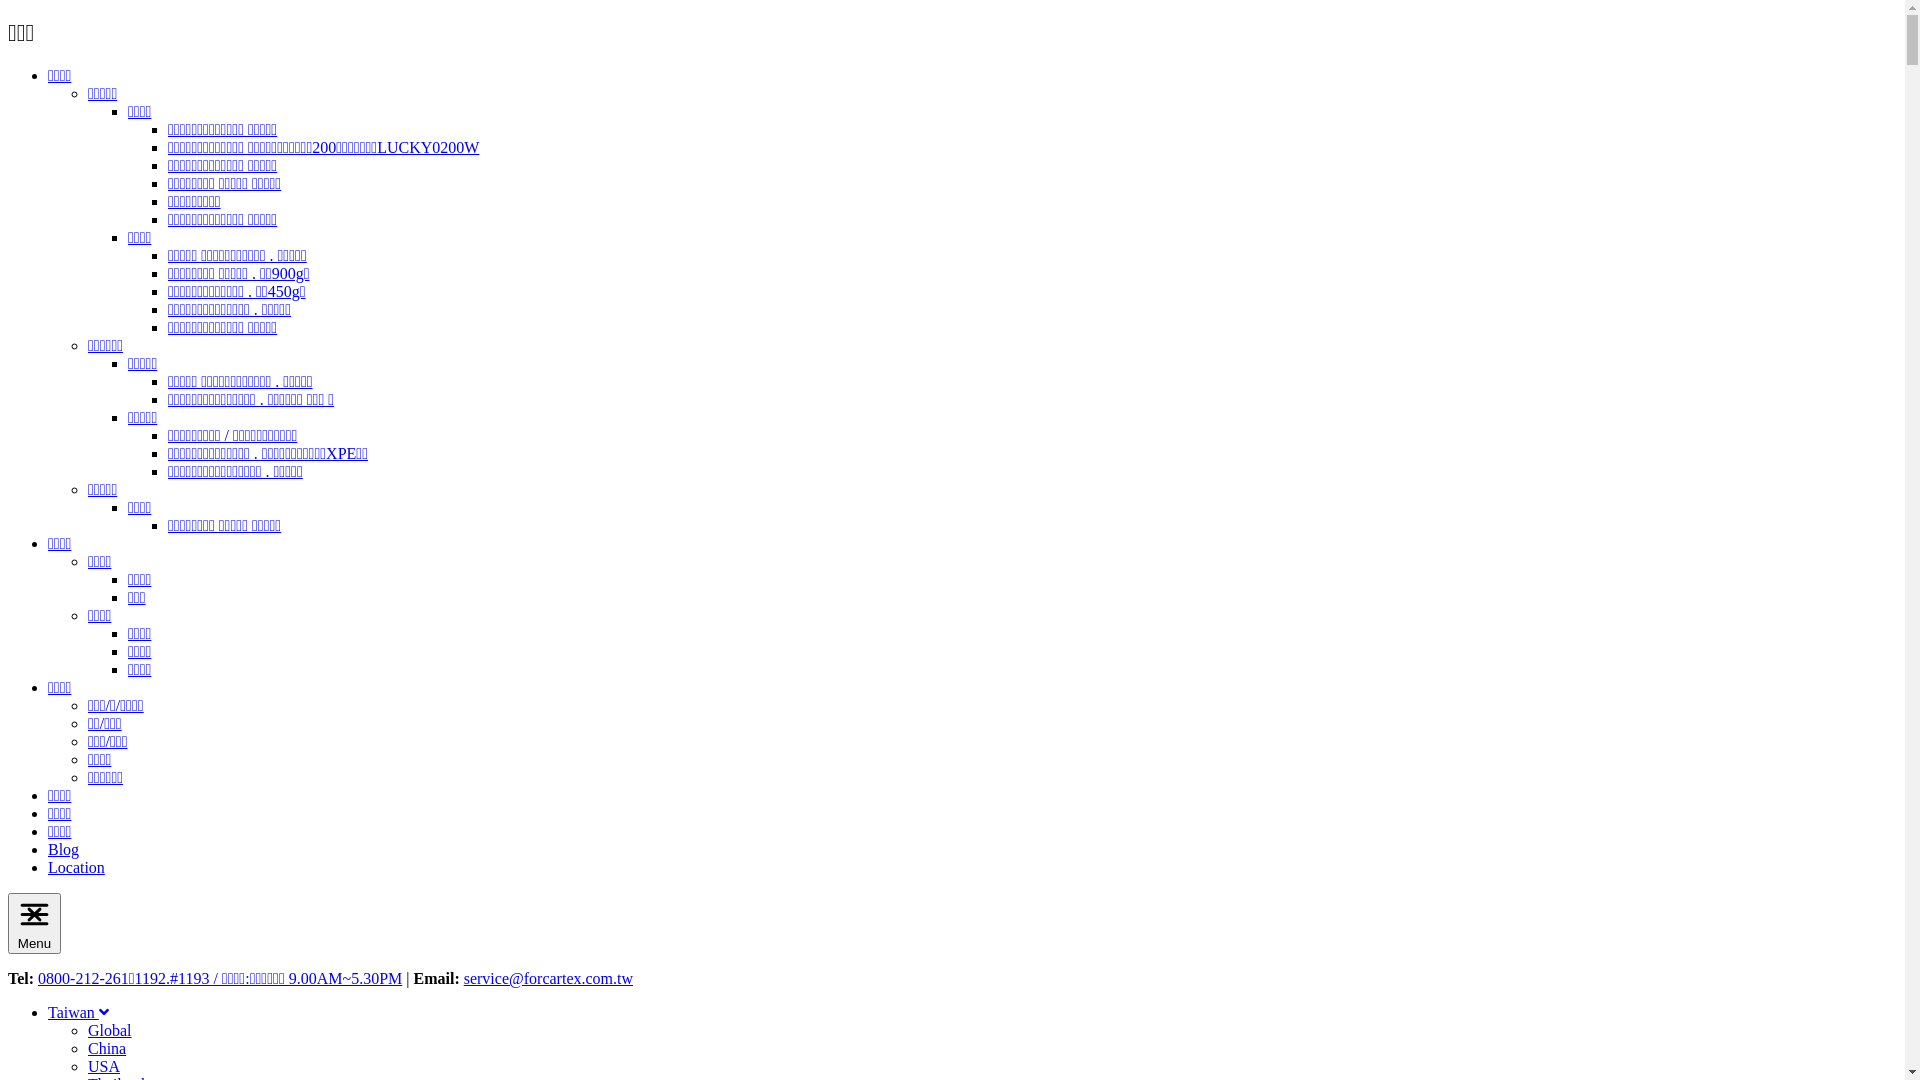 This screenshot has width=1920, height=1080. Describe the element at coordinates (8, 923) in the screenshot. I see `'Menu'` at that location.